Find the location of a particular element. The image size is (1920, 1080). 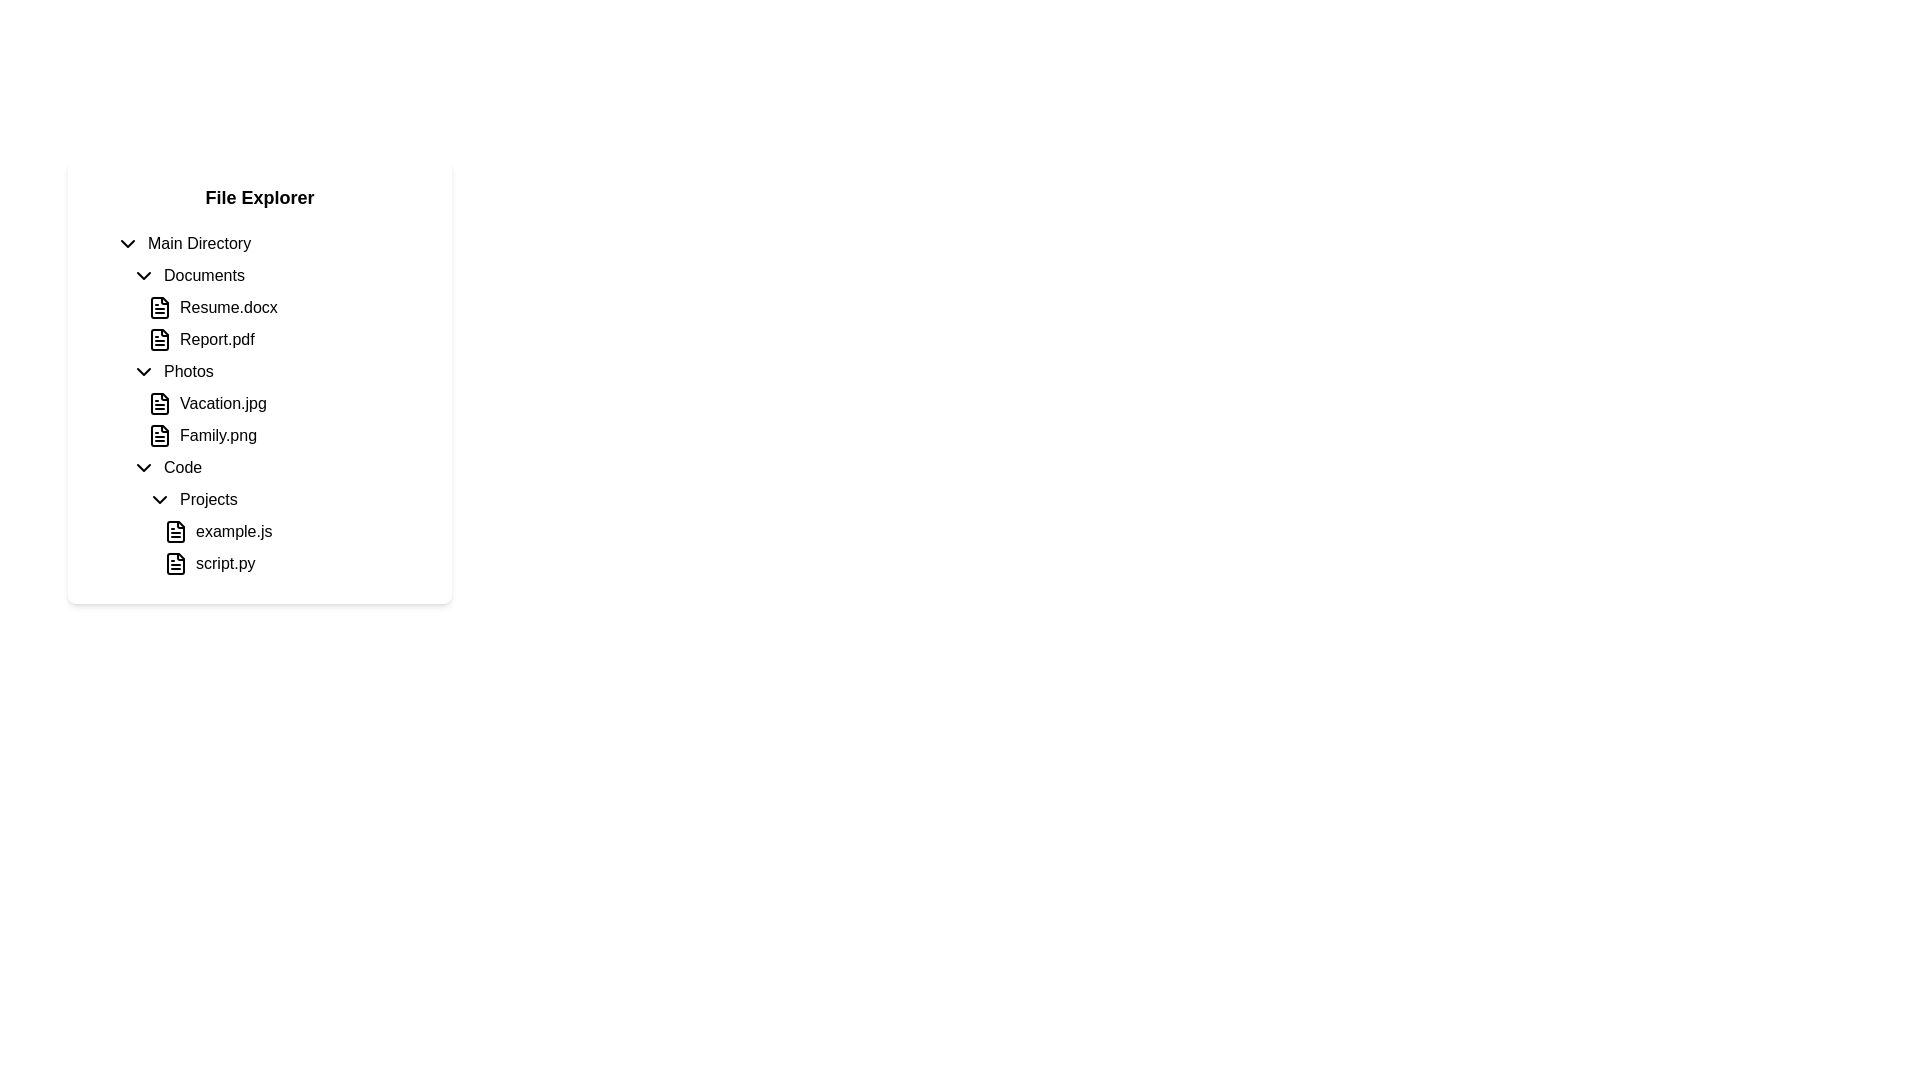

the document icon located to the left of 'Resume.docx' in the File Explorer's Documents section is located at coordinates (158, 308).